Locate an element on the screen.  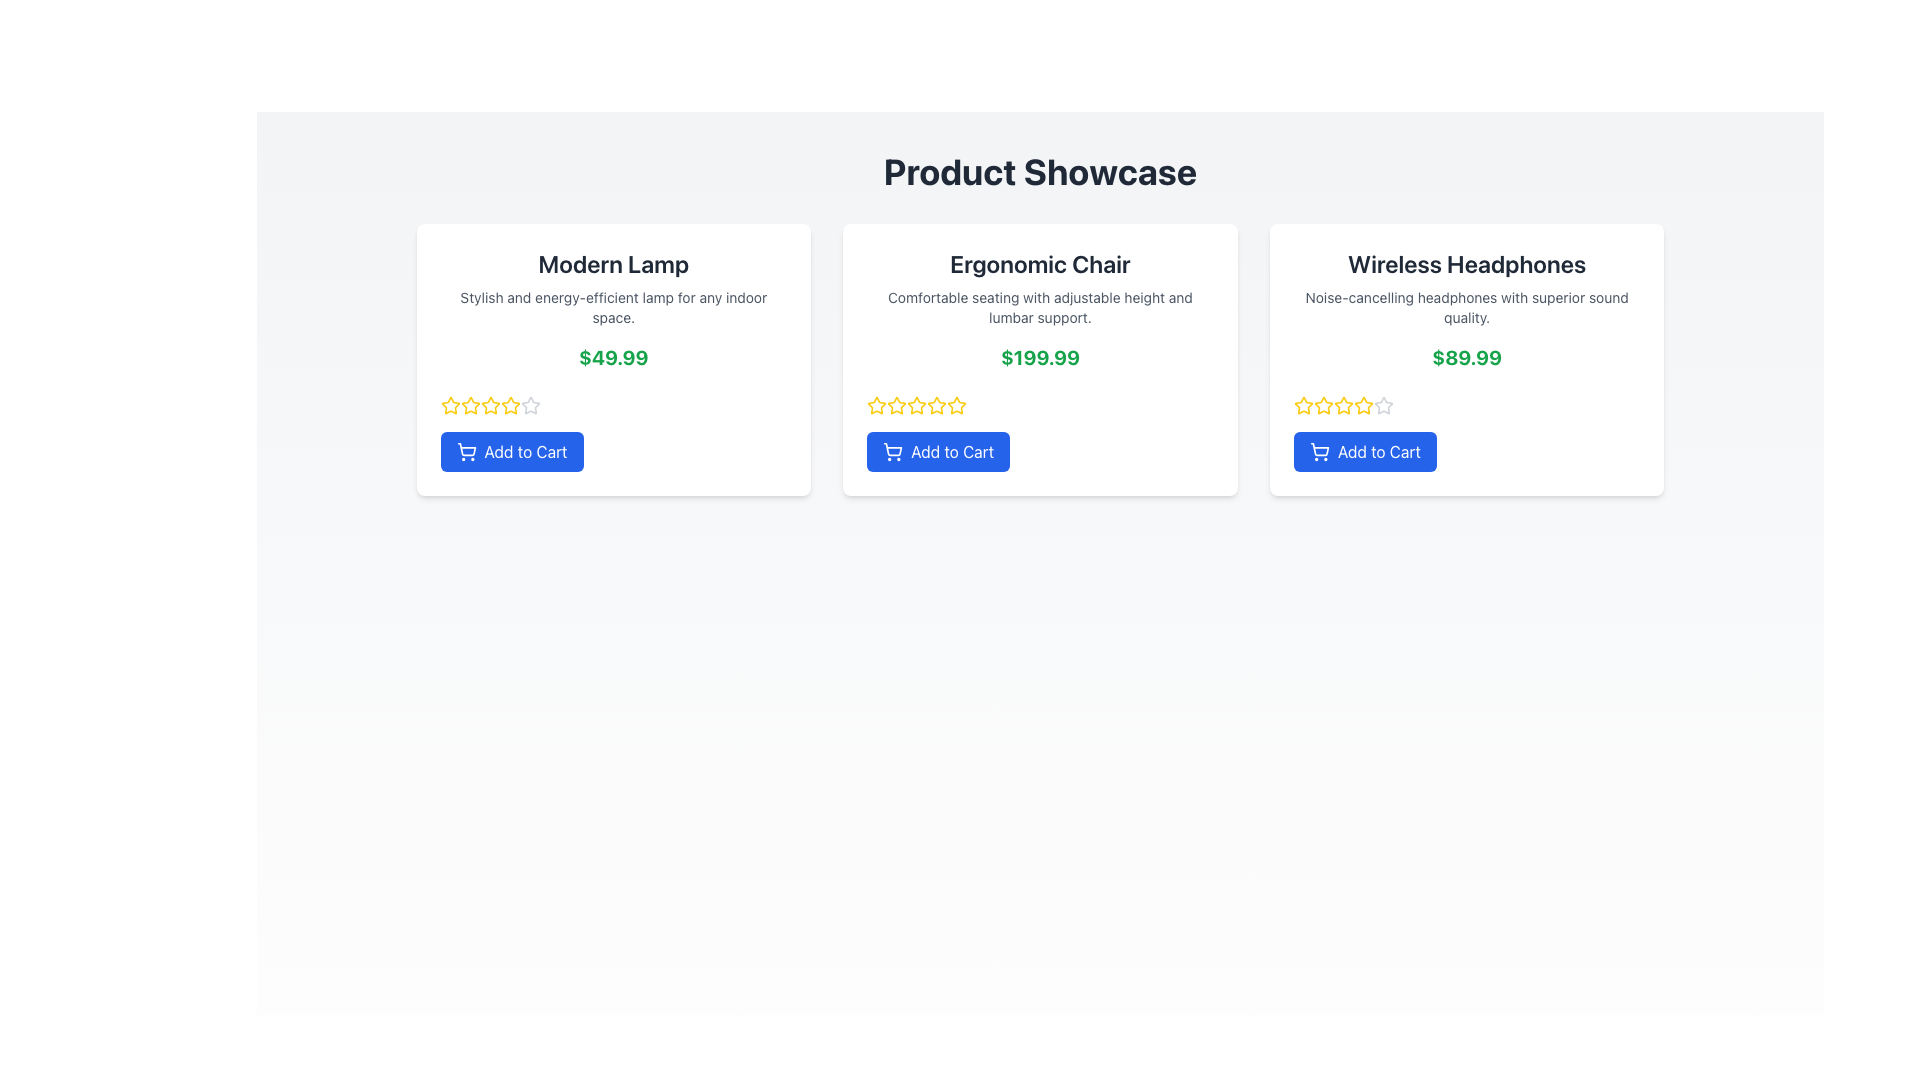
the fifth star icon in the rating component for the Wireless Headphones product, which visually represents the rating is located at coordinates (1382, 405).